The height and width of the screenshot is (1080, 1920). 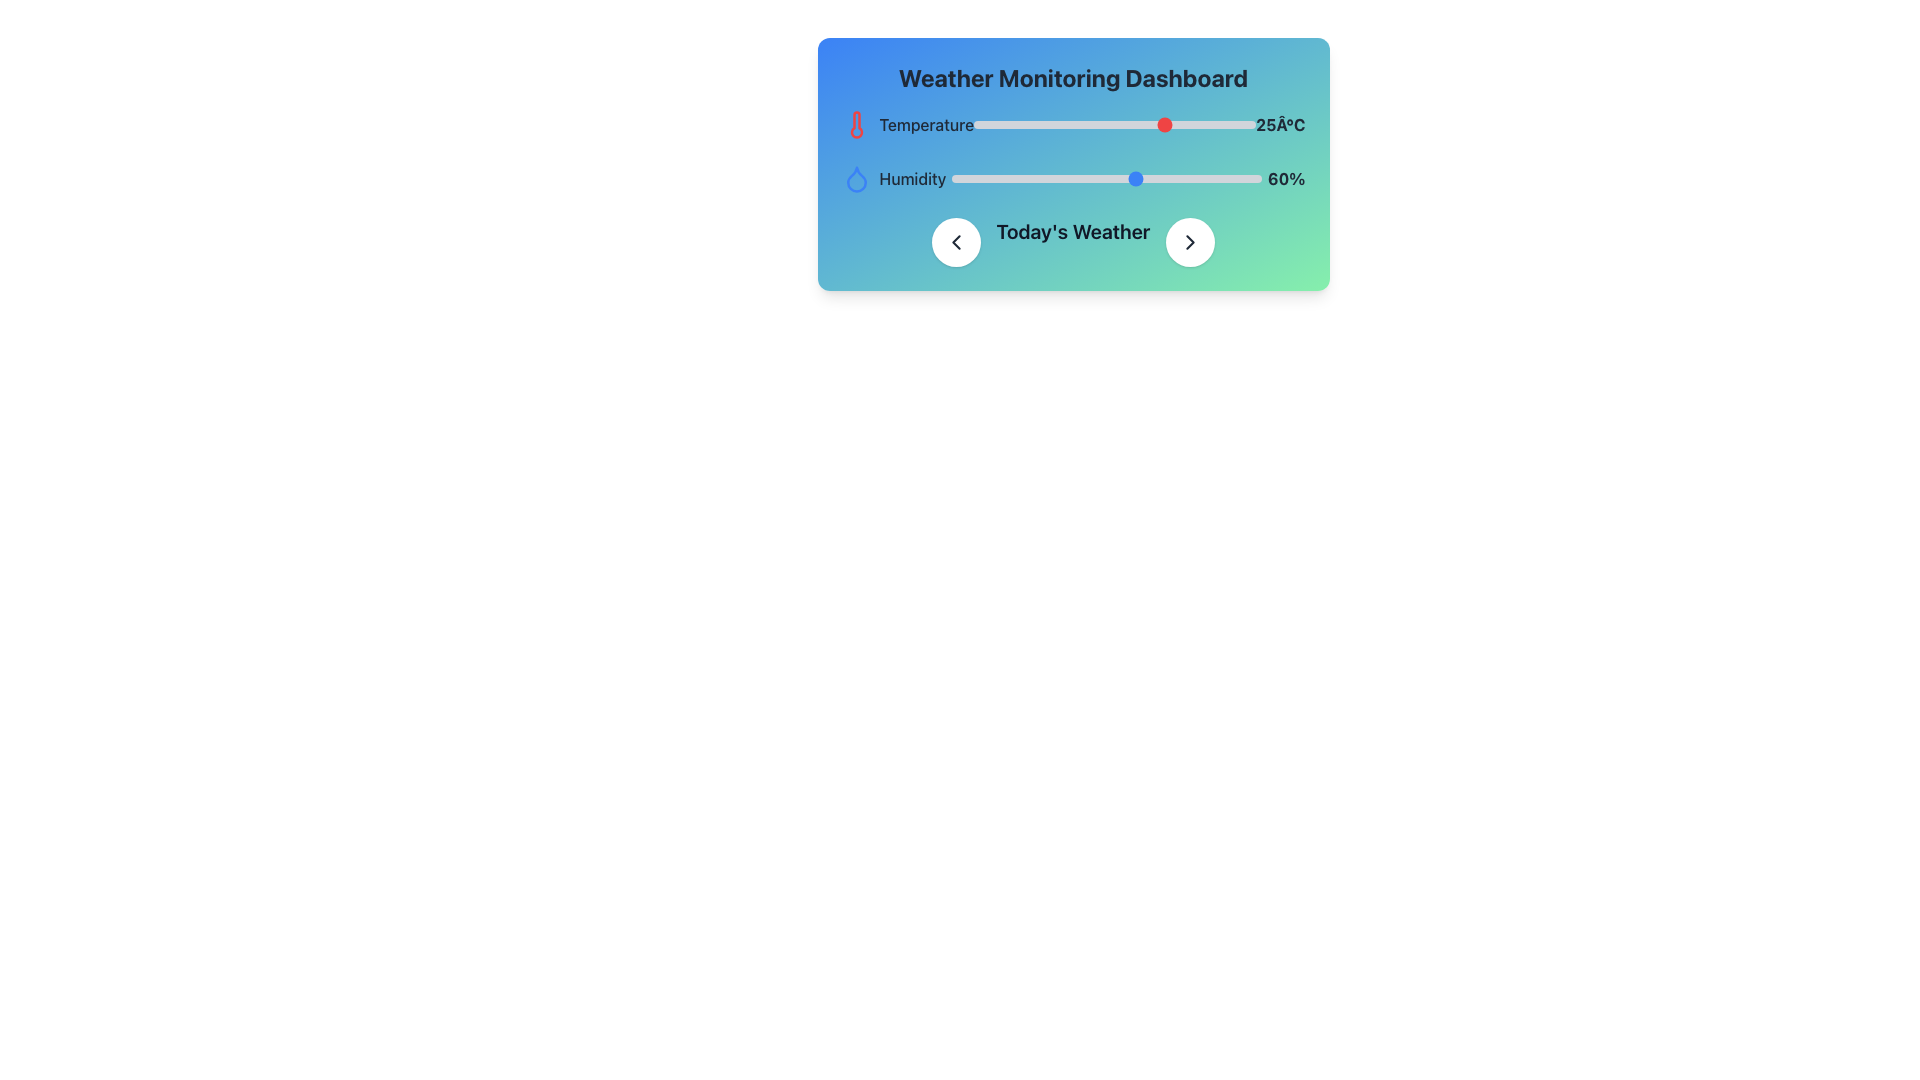 I want to click on the horizontal humidity slider element, which features a rounded handle and is located in the Weather Monitoring Dashboard, positioned between the 'Humidity' label and the '60%' percentage display, so click(x=1072, y=177).